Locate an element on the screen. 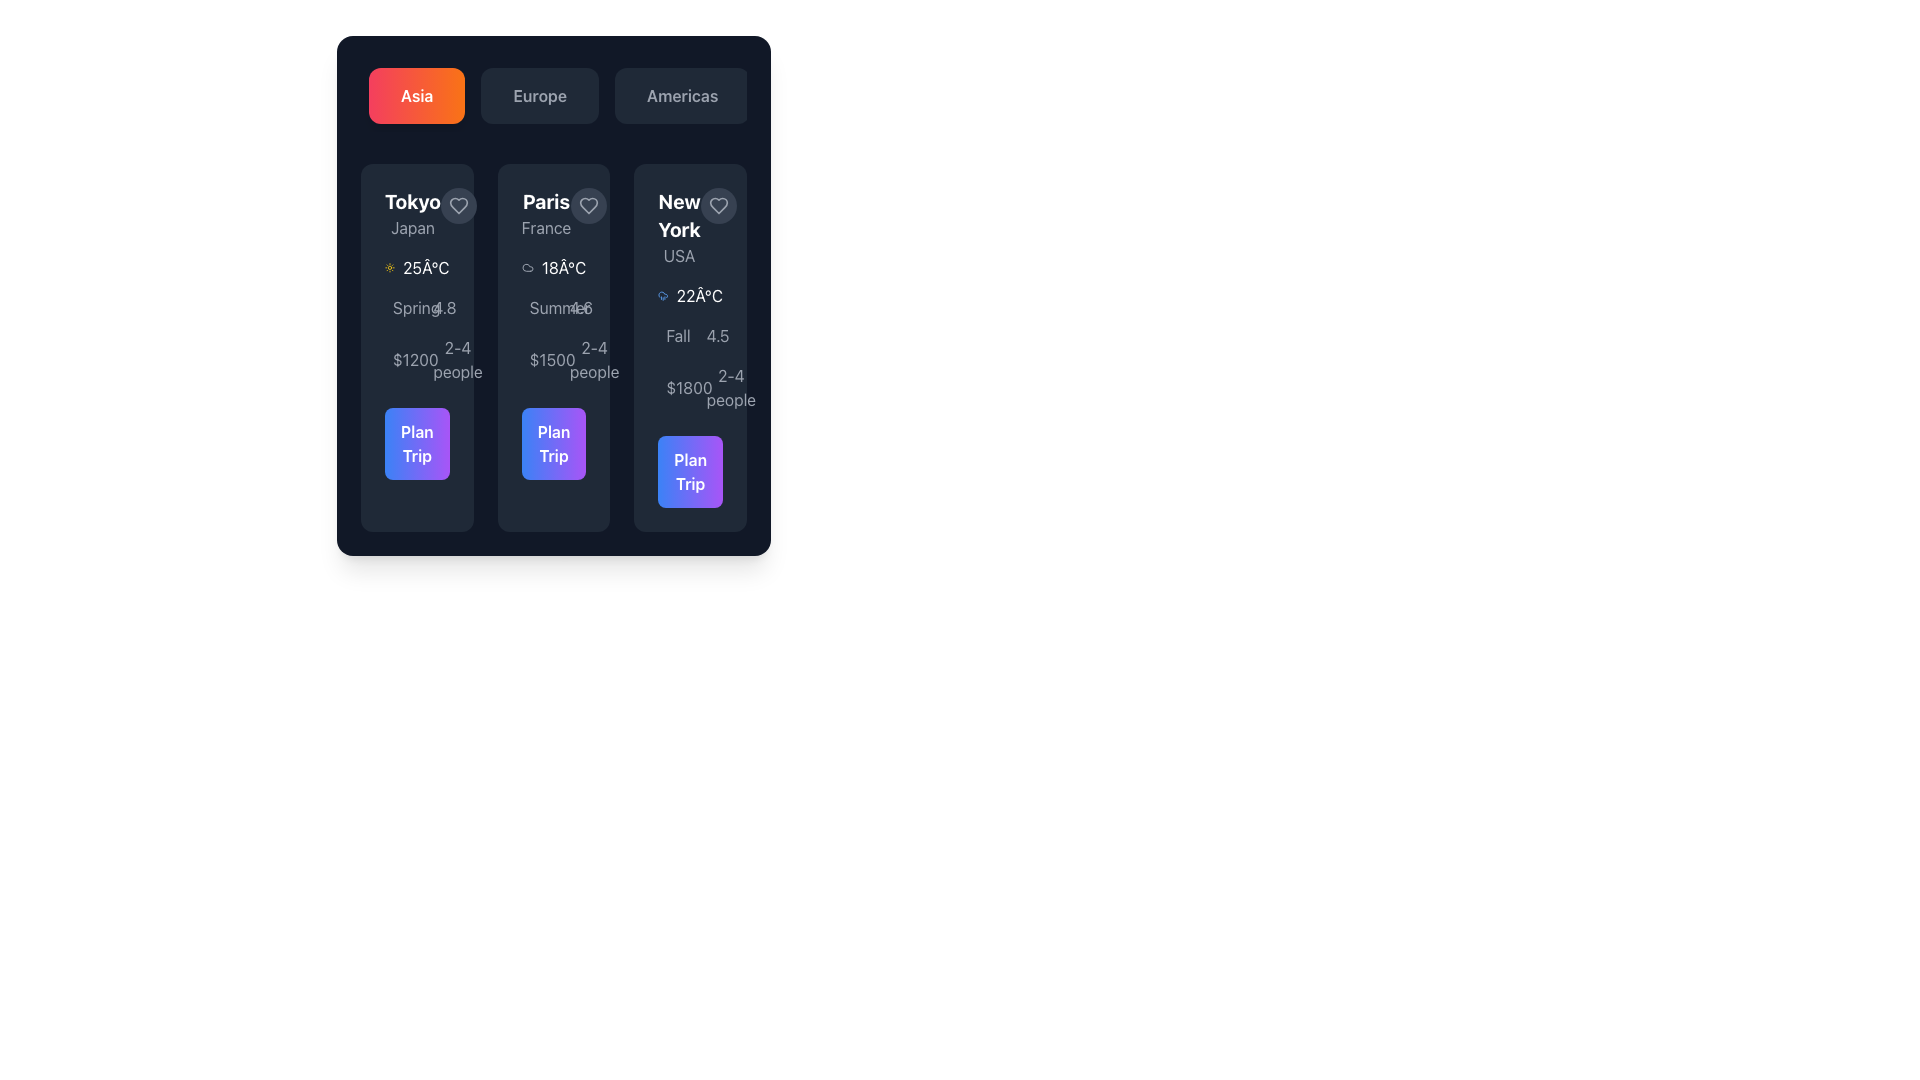 This screenshot has height=1080, width=1920. the static text display that serves as the header for the Tokyo, Japan card, located in the top section of the leftmost card among three cards is located at coordinates (416, 213).